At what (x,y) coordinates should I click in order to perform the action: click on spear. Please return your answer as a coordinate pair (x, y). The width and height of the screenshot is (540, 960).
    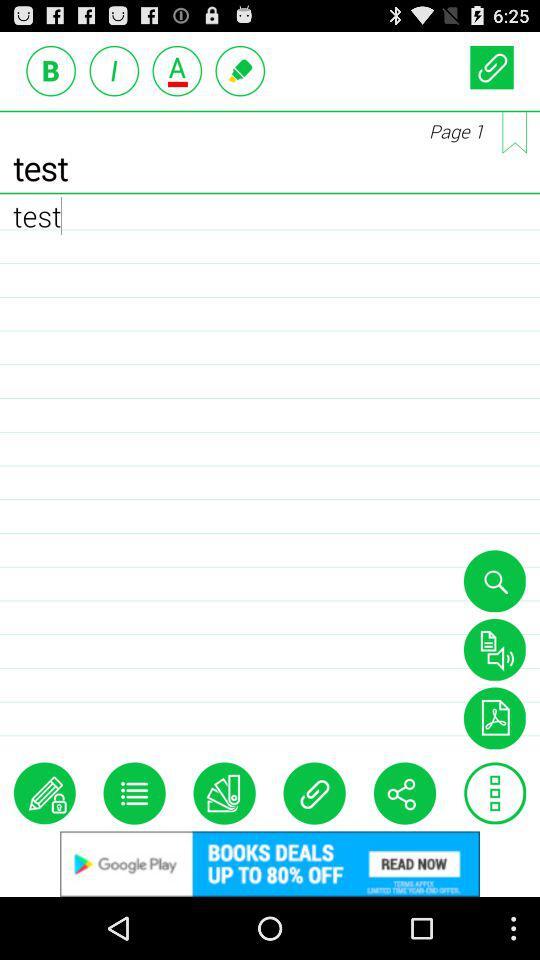
    Looking at the image, I should click on (493, 648).